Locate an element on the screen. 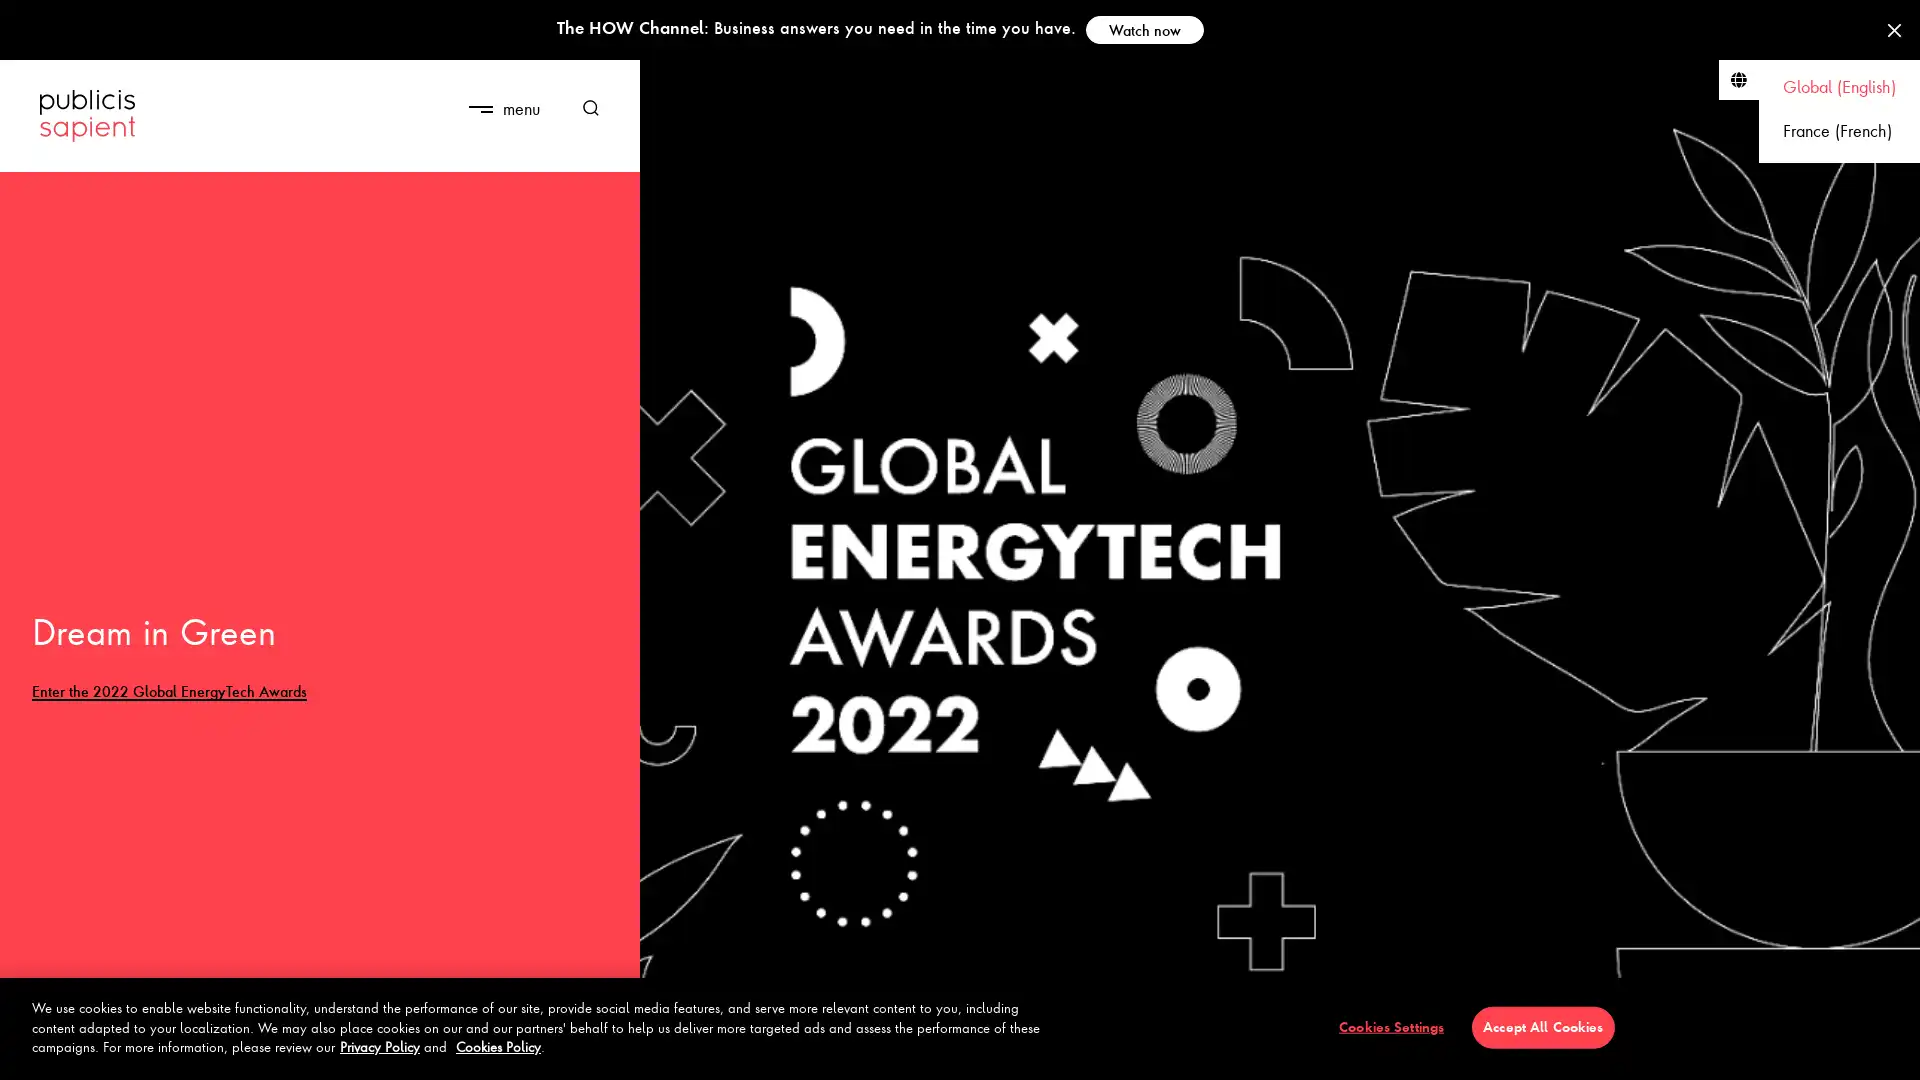 This screenshot has width=1920, height=1080. menu is located at coordinates (503, 108).